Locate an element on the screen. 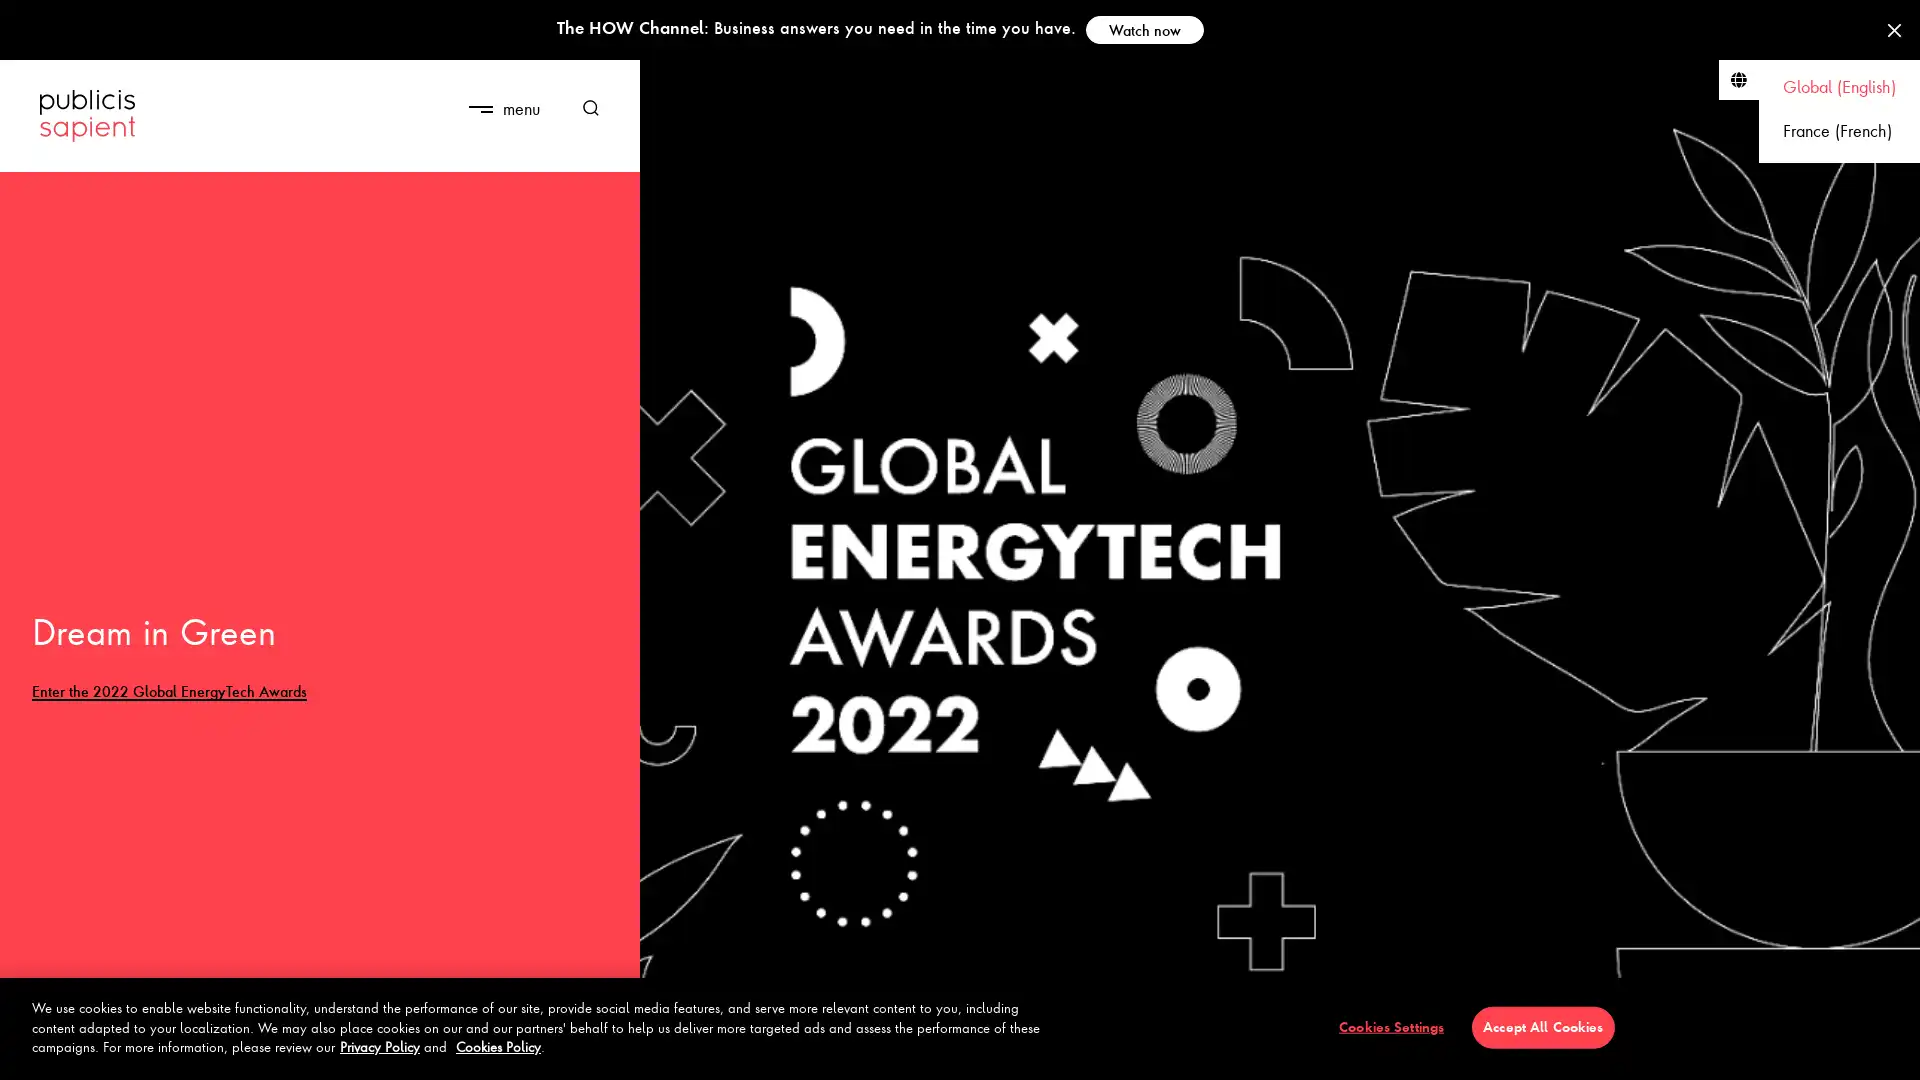 This screenshot has width=1920, height=1080. menu is located at coordinates (503, 108).